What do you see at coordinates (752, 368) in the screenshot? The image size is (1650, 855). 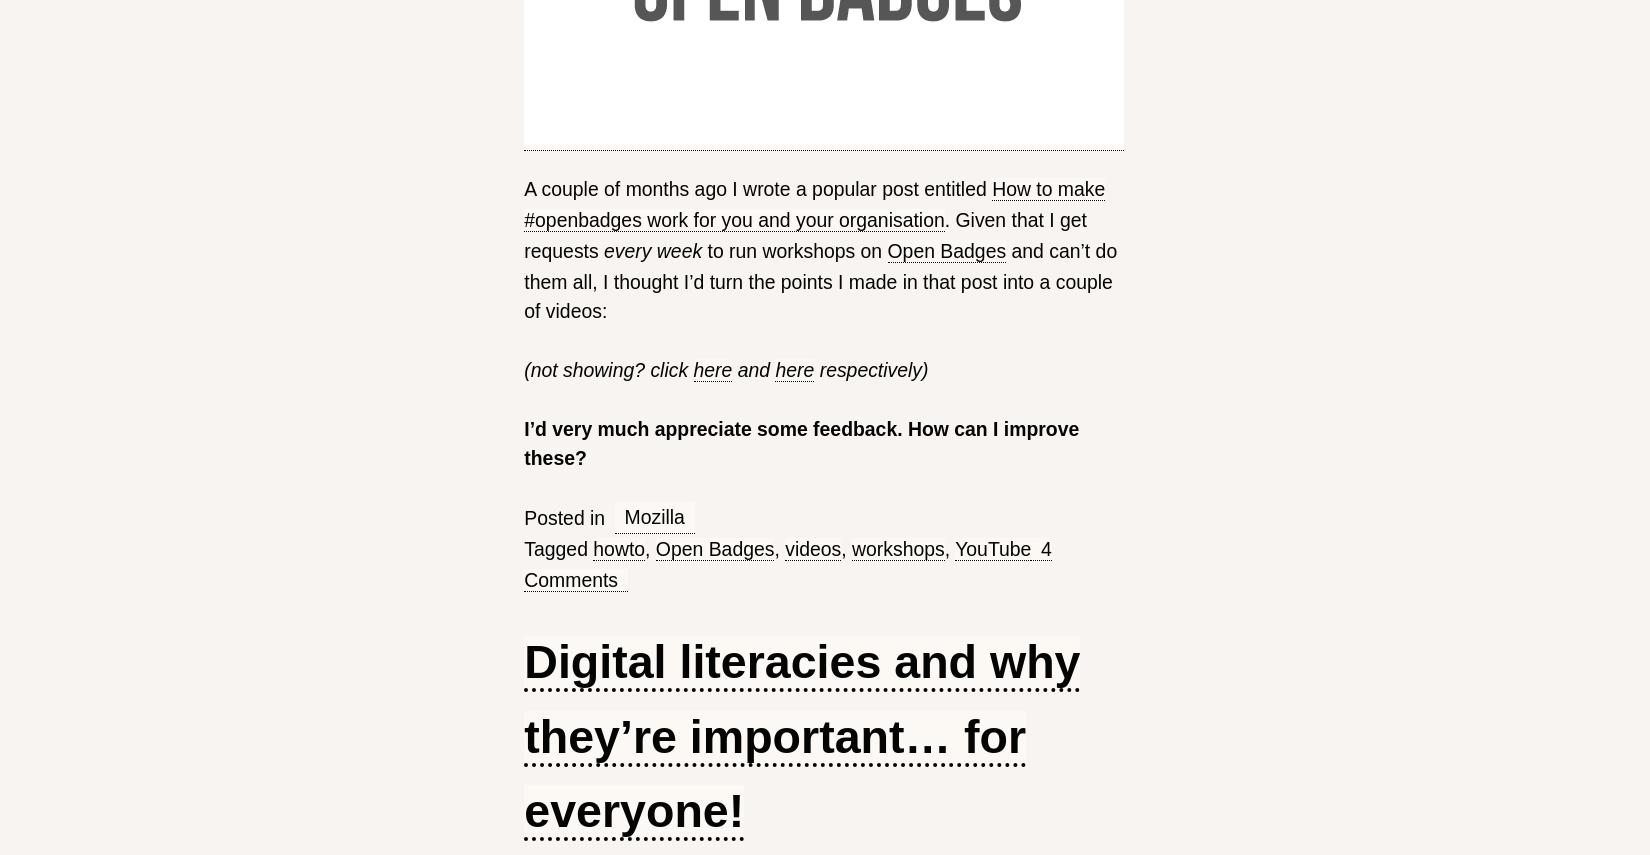 I see `'and'` at bounding box center [752, 368].